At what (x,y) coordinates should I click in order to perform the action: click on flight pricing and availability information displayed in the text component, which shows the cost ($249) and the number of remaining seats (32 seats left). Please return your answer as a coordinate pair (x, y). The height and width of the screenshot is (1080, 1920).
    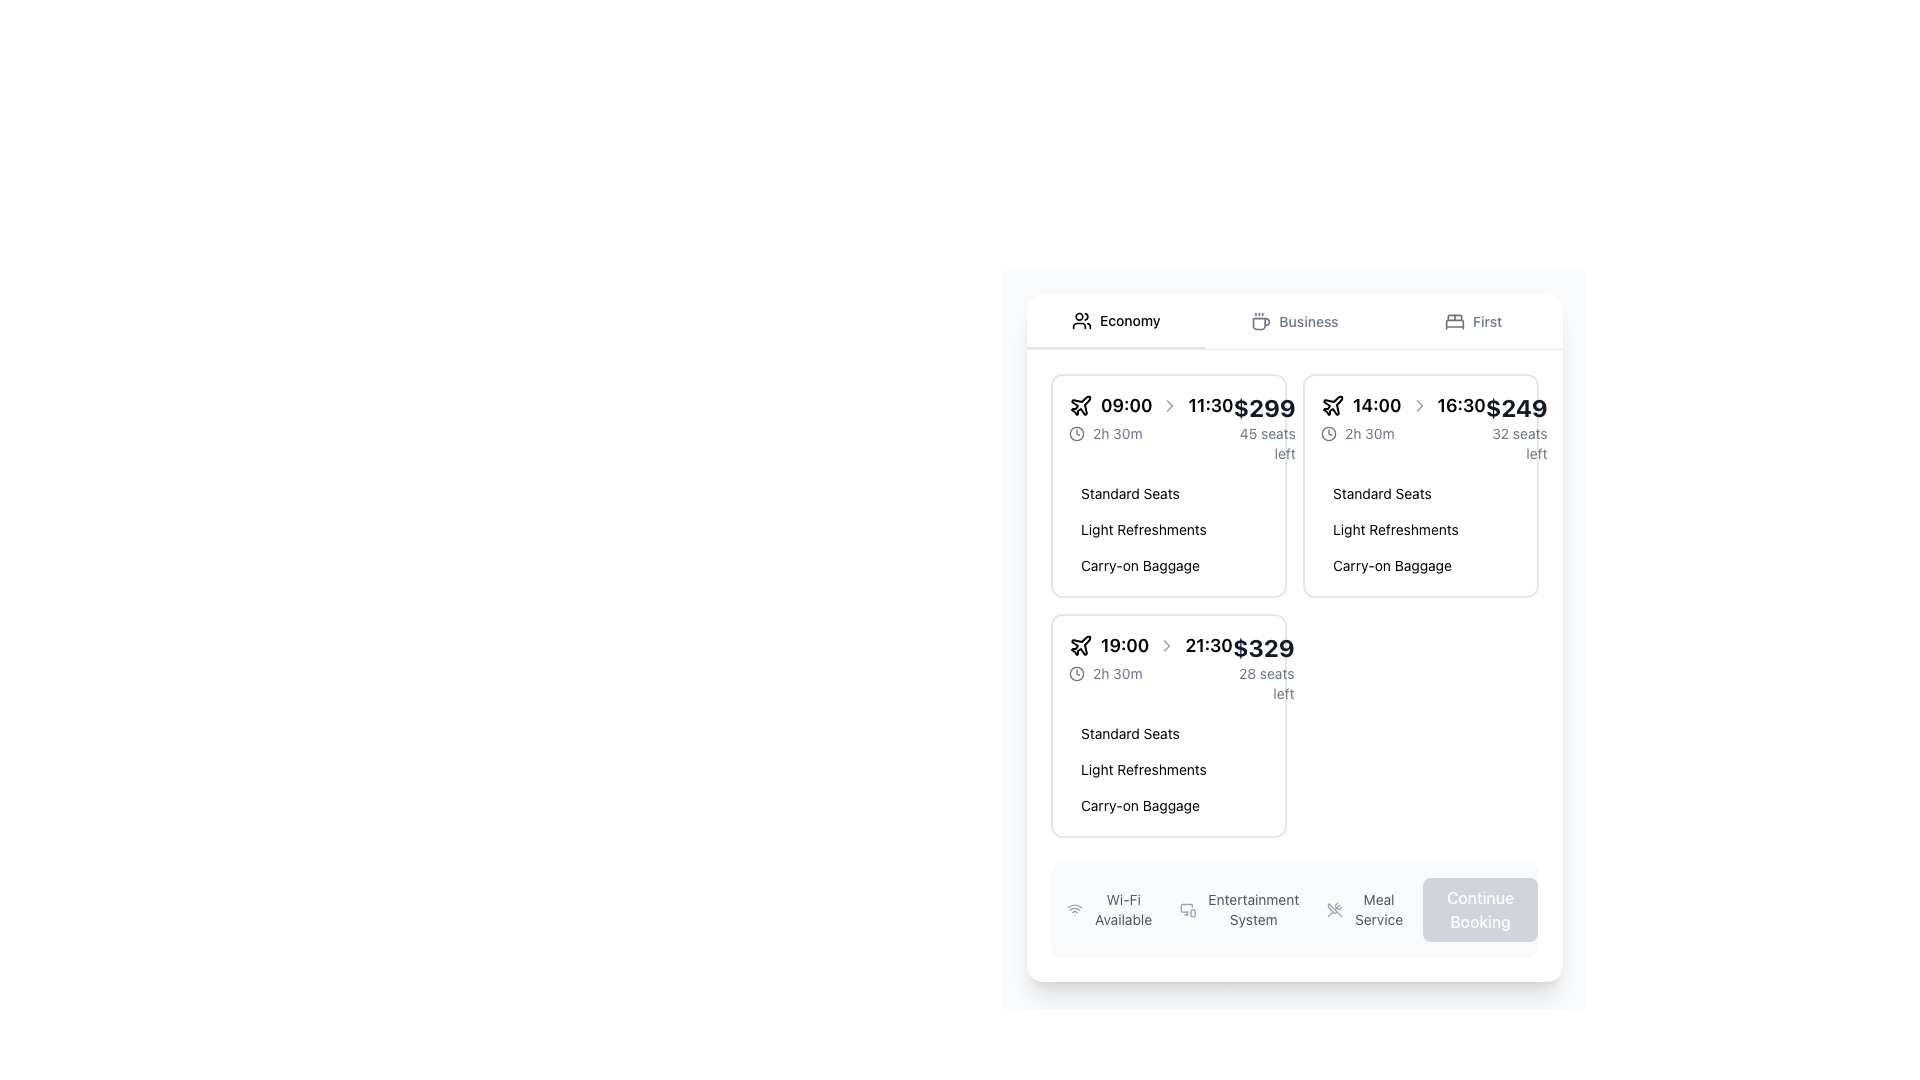
    Looking at the image, I should click on (1516, 427).